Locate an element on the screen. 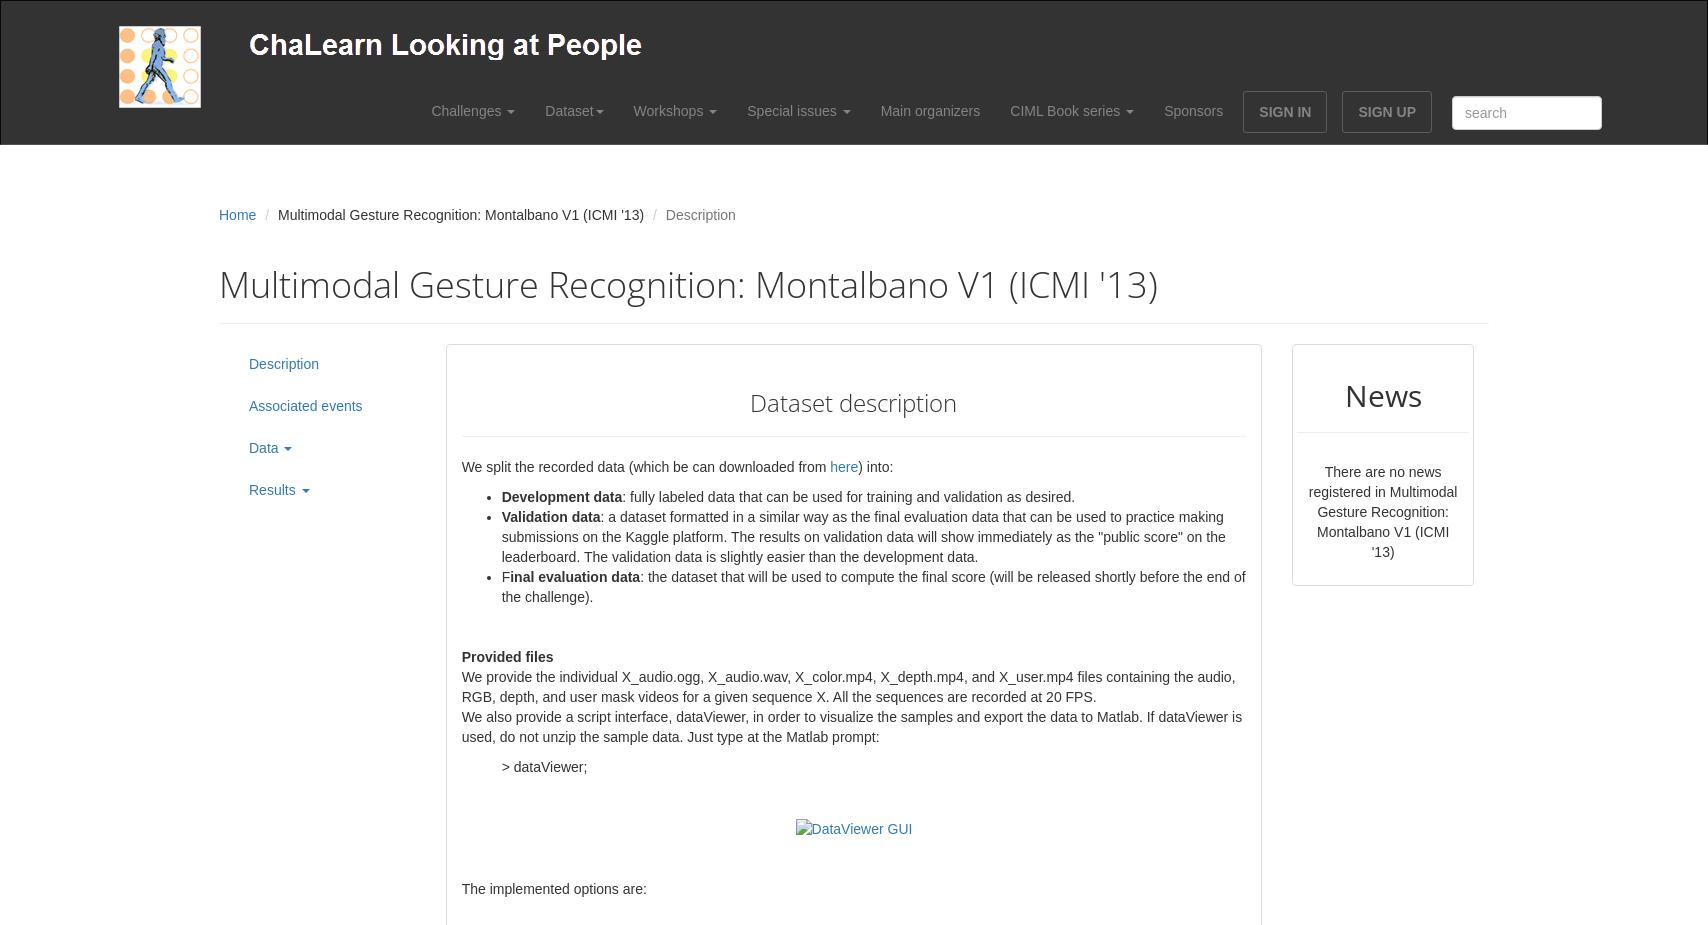 Image resolution: width=1708 pixels, height=925 pixels. 'Associated events' is located at coordinates (249, 404).